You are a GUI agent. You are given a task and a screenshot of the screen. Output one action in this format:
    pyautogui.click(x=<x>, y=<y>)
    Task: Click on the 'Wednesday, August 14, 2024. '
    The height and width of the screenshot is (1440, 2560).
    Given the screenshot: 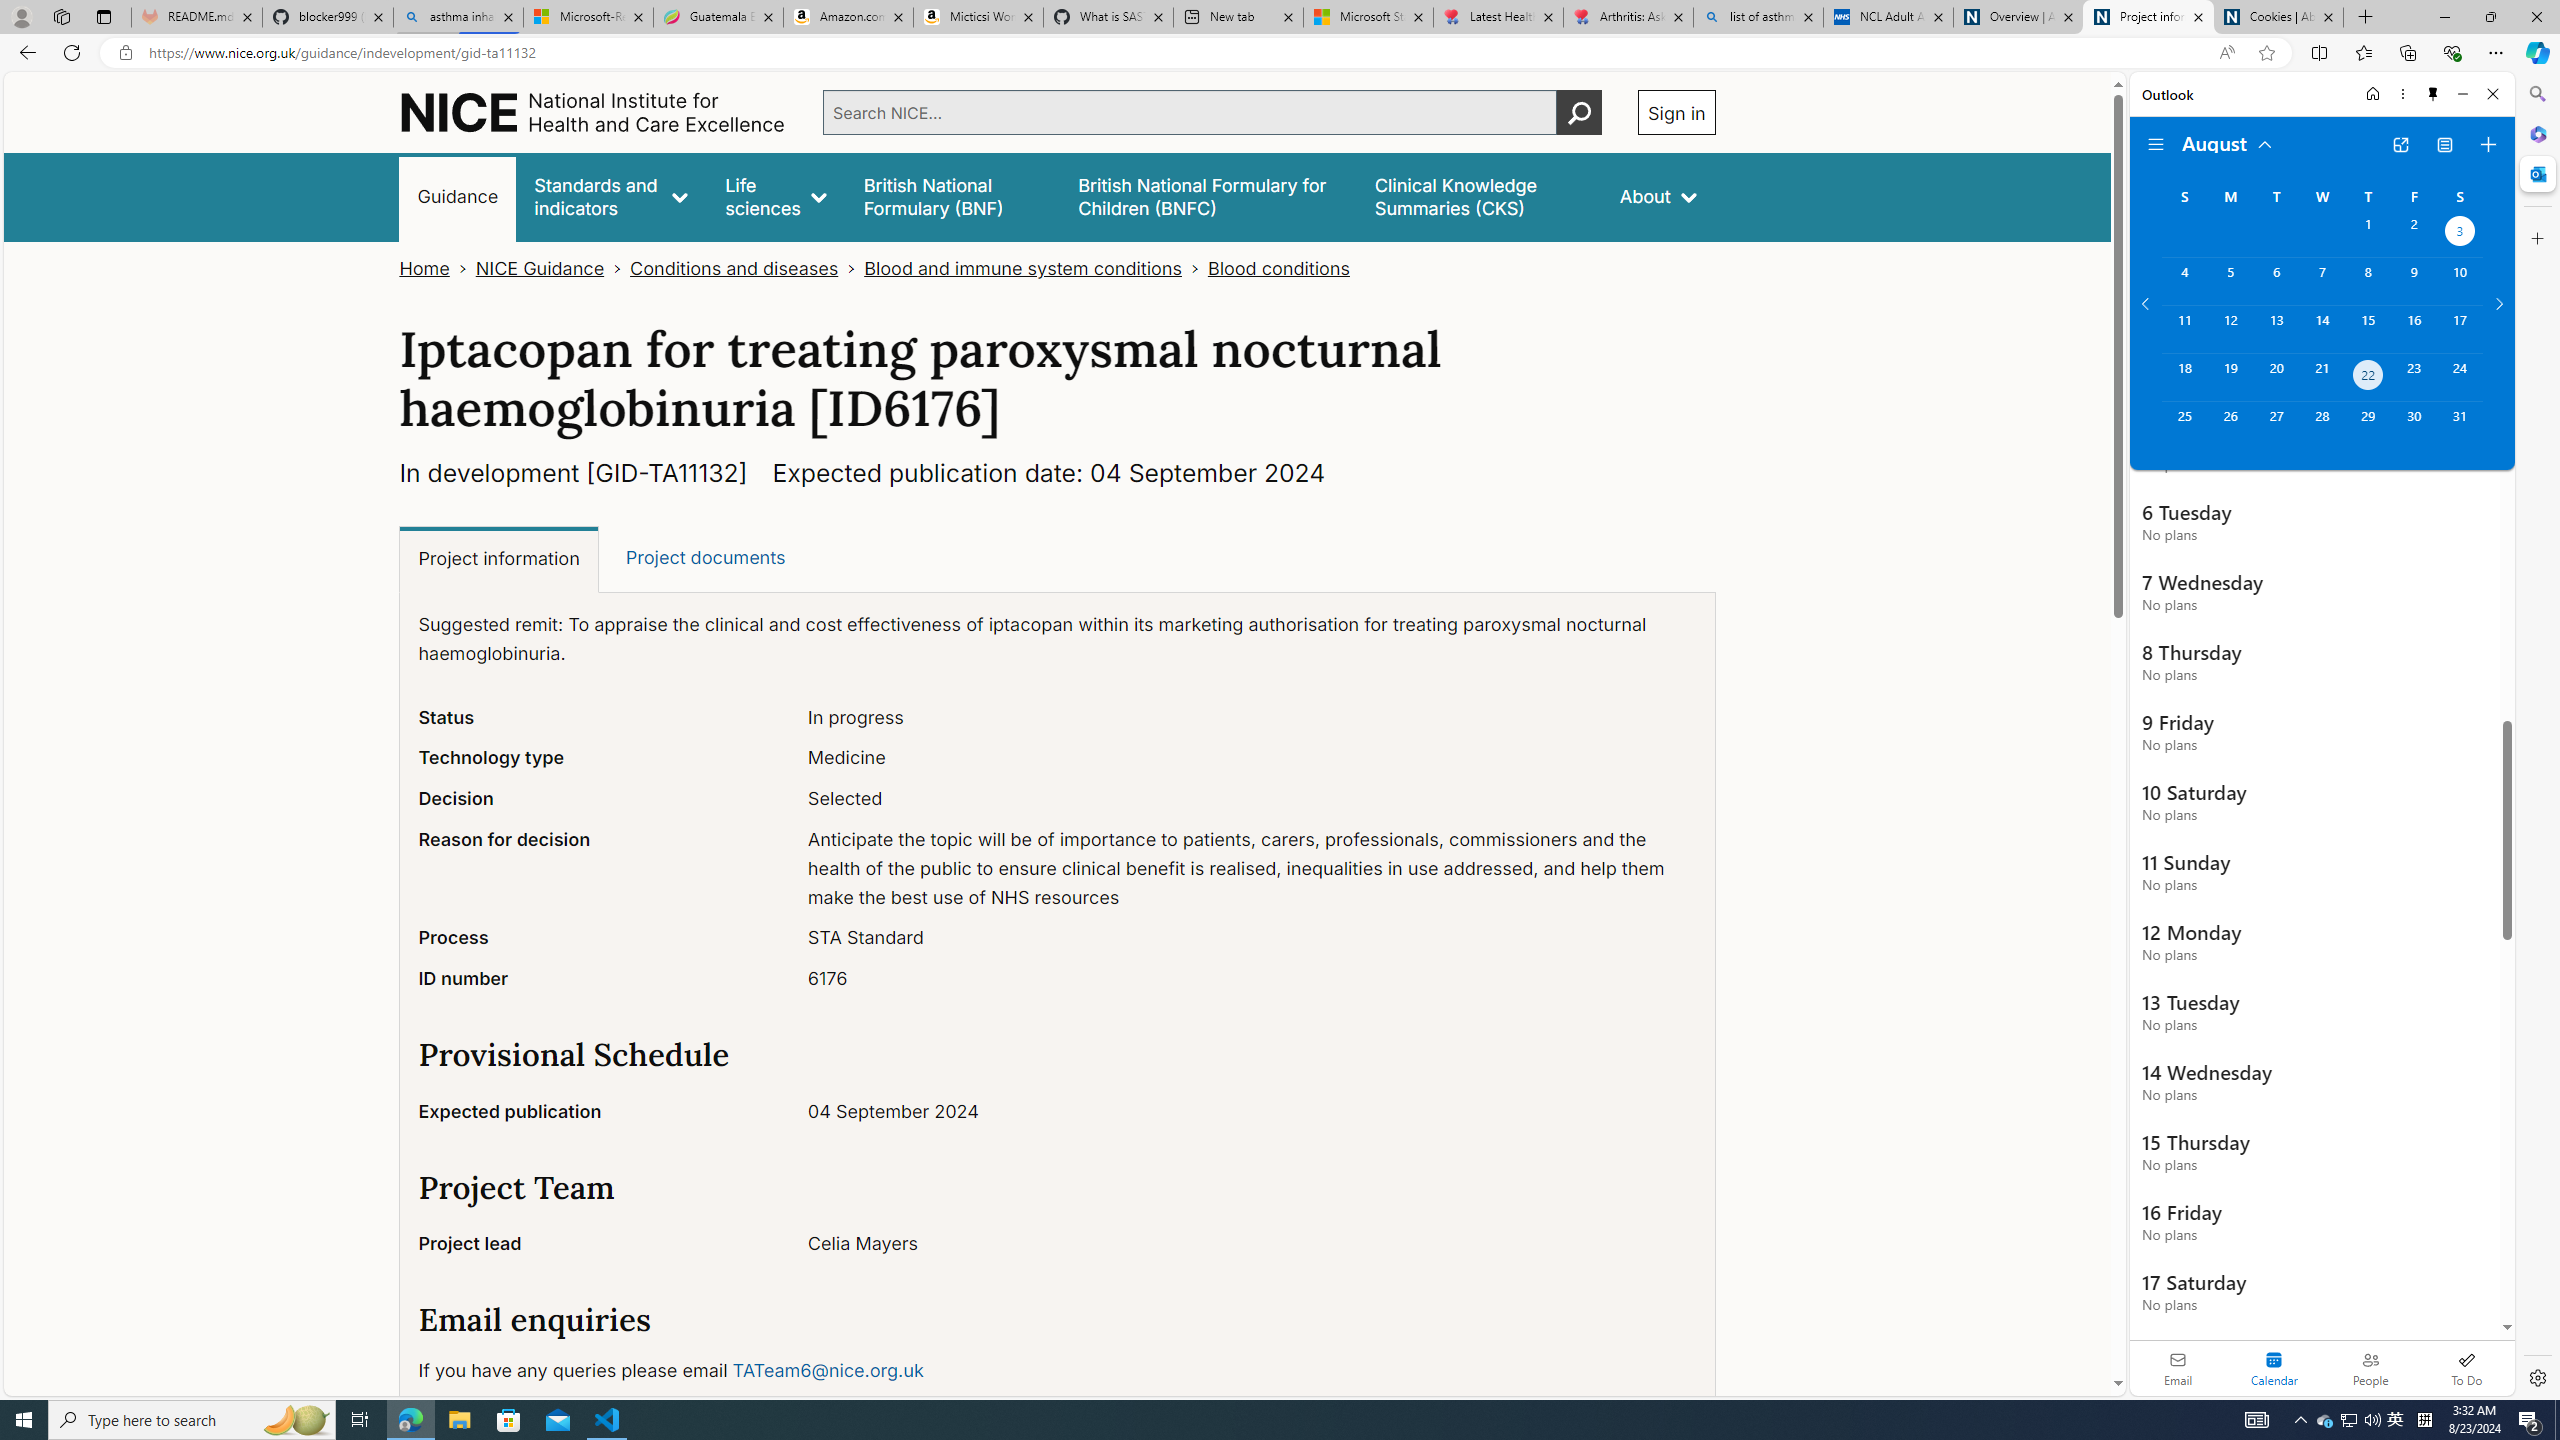 What is the action you would take?
    pyautogui.click(x=2320, y=329)
    